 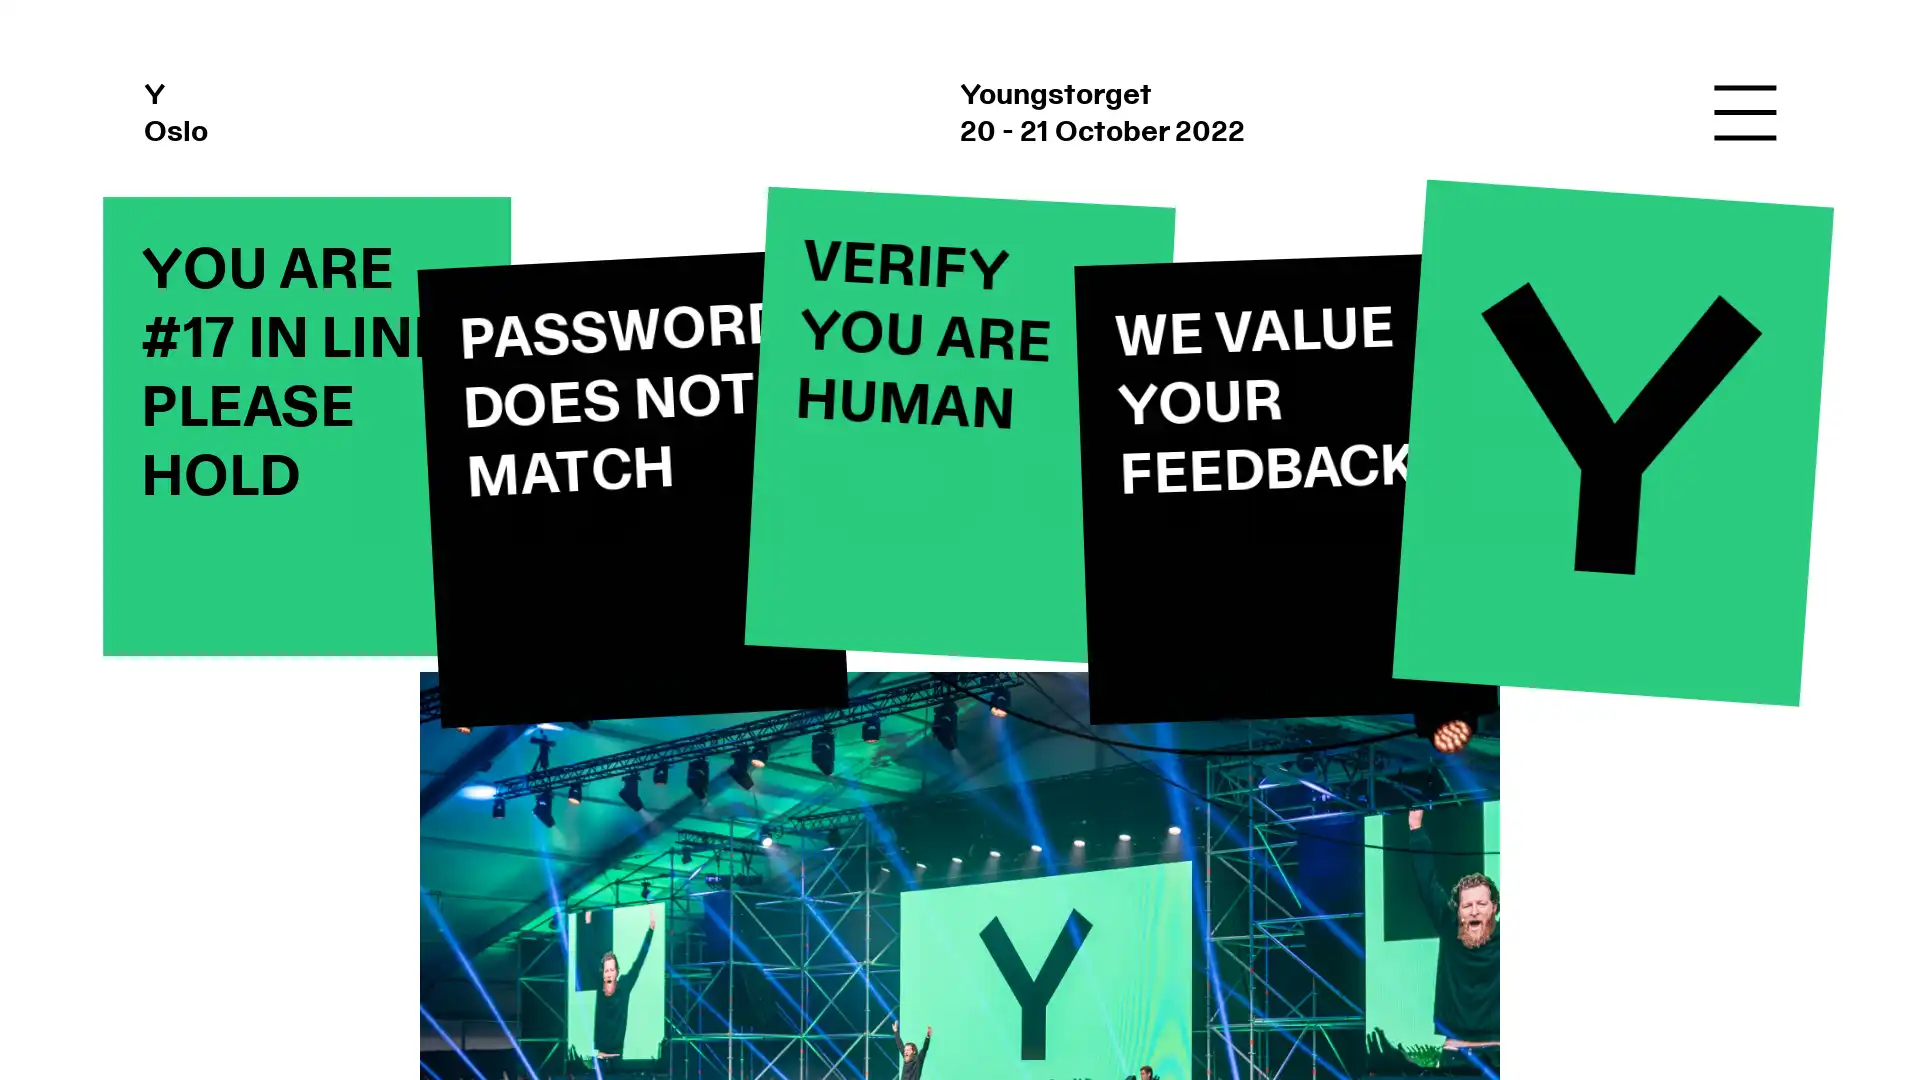 I want to click on PASSWORD DOES NOT MATCH, so click(x=632, y=488).